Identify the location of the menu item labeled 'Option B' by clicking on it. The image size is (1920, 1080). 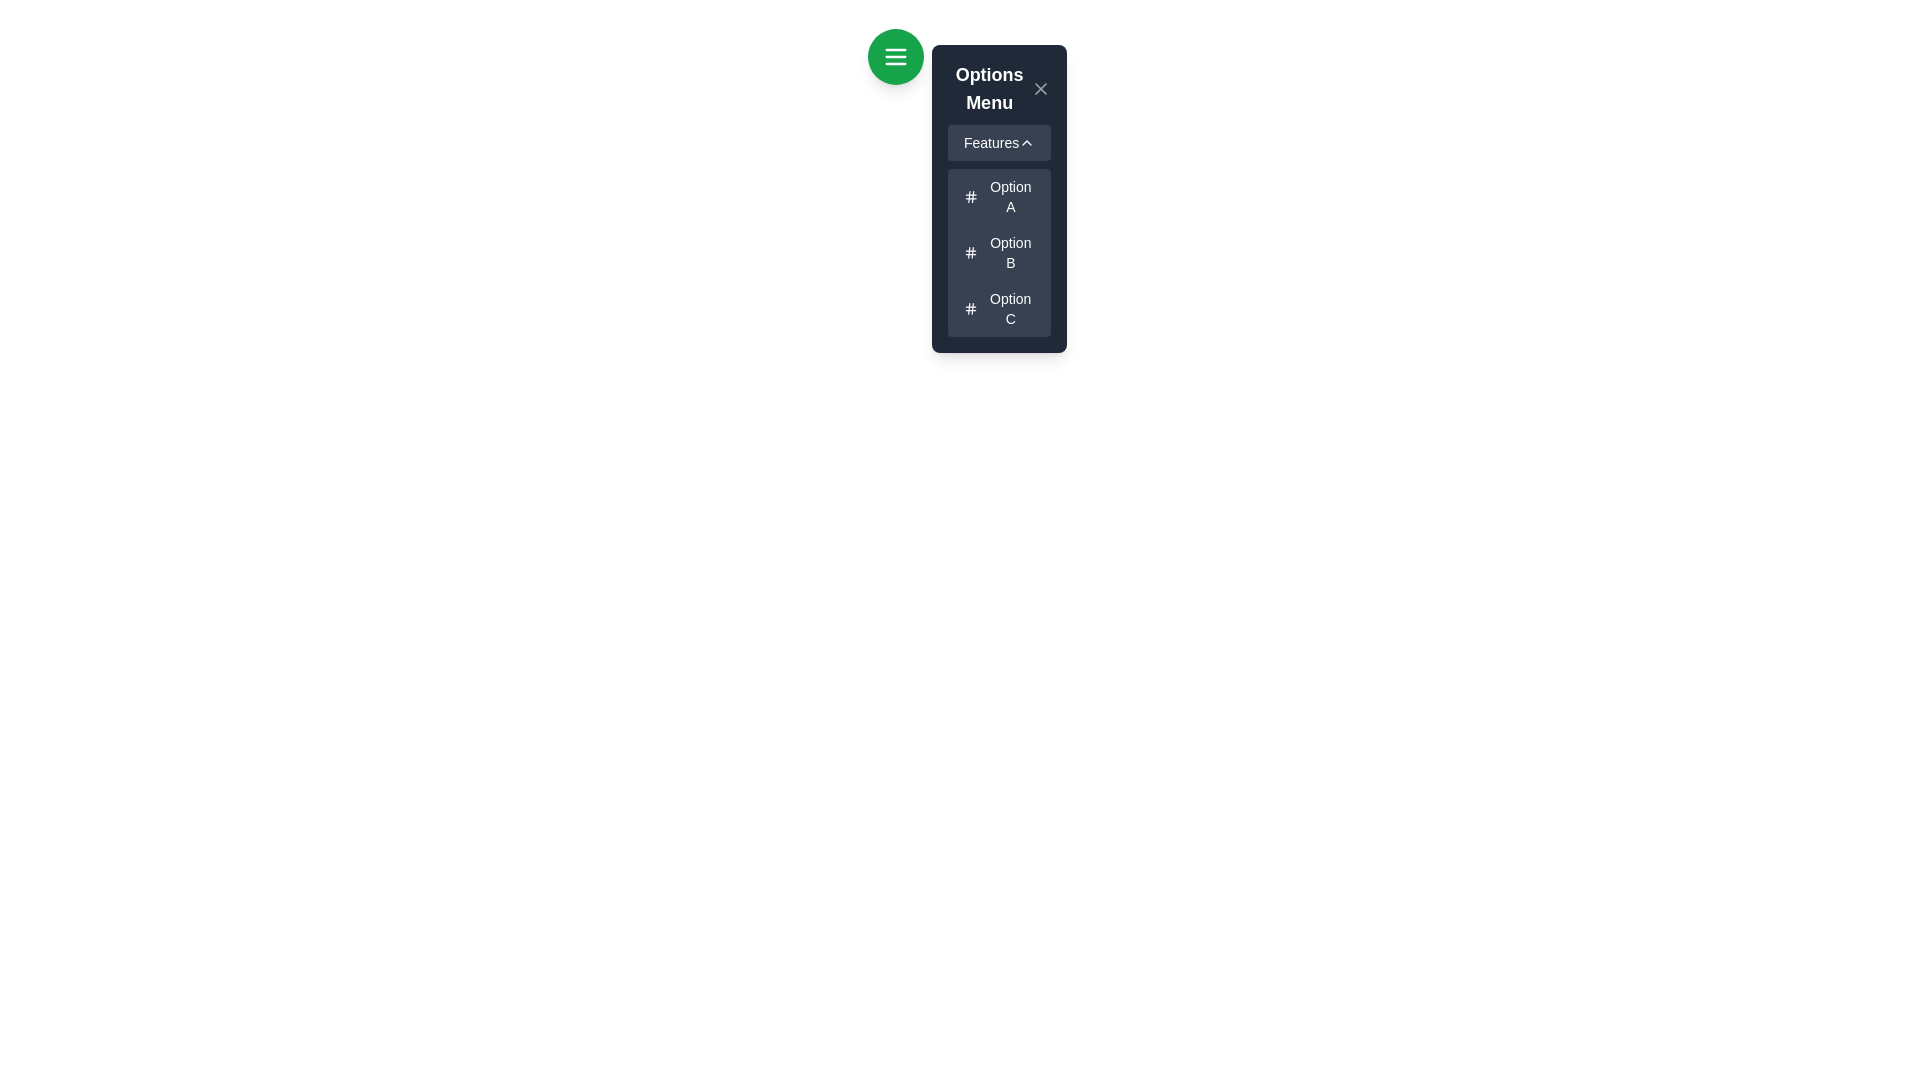
(999, 252).